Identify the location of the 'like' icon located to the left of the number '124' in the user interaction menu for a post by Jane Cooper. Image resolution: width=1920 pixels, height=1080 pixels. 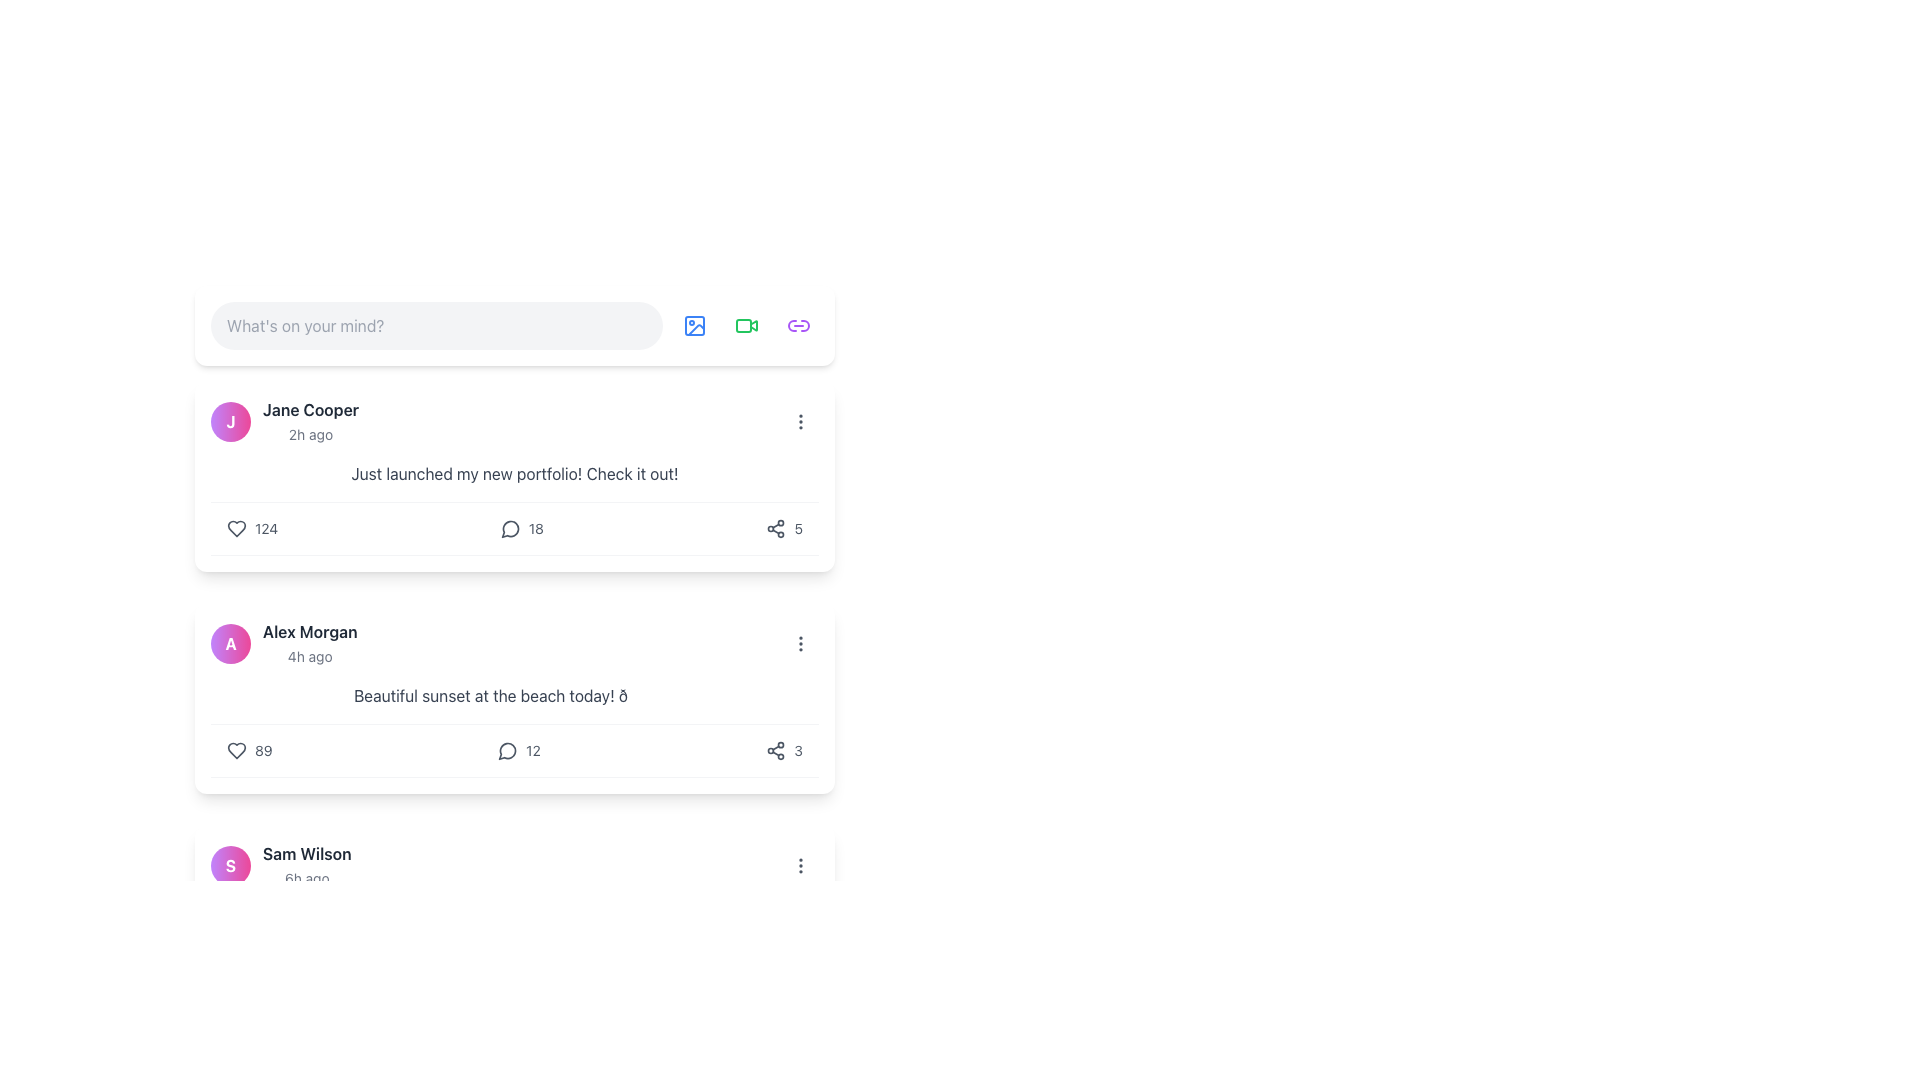
(236, 527).